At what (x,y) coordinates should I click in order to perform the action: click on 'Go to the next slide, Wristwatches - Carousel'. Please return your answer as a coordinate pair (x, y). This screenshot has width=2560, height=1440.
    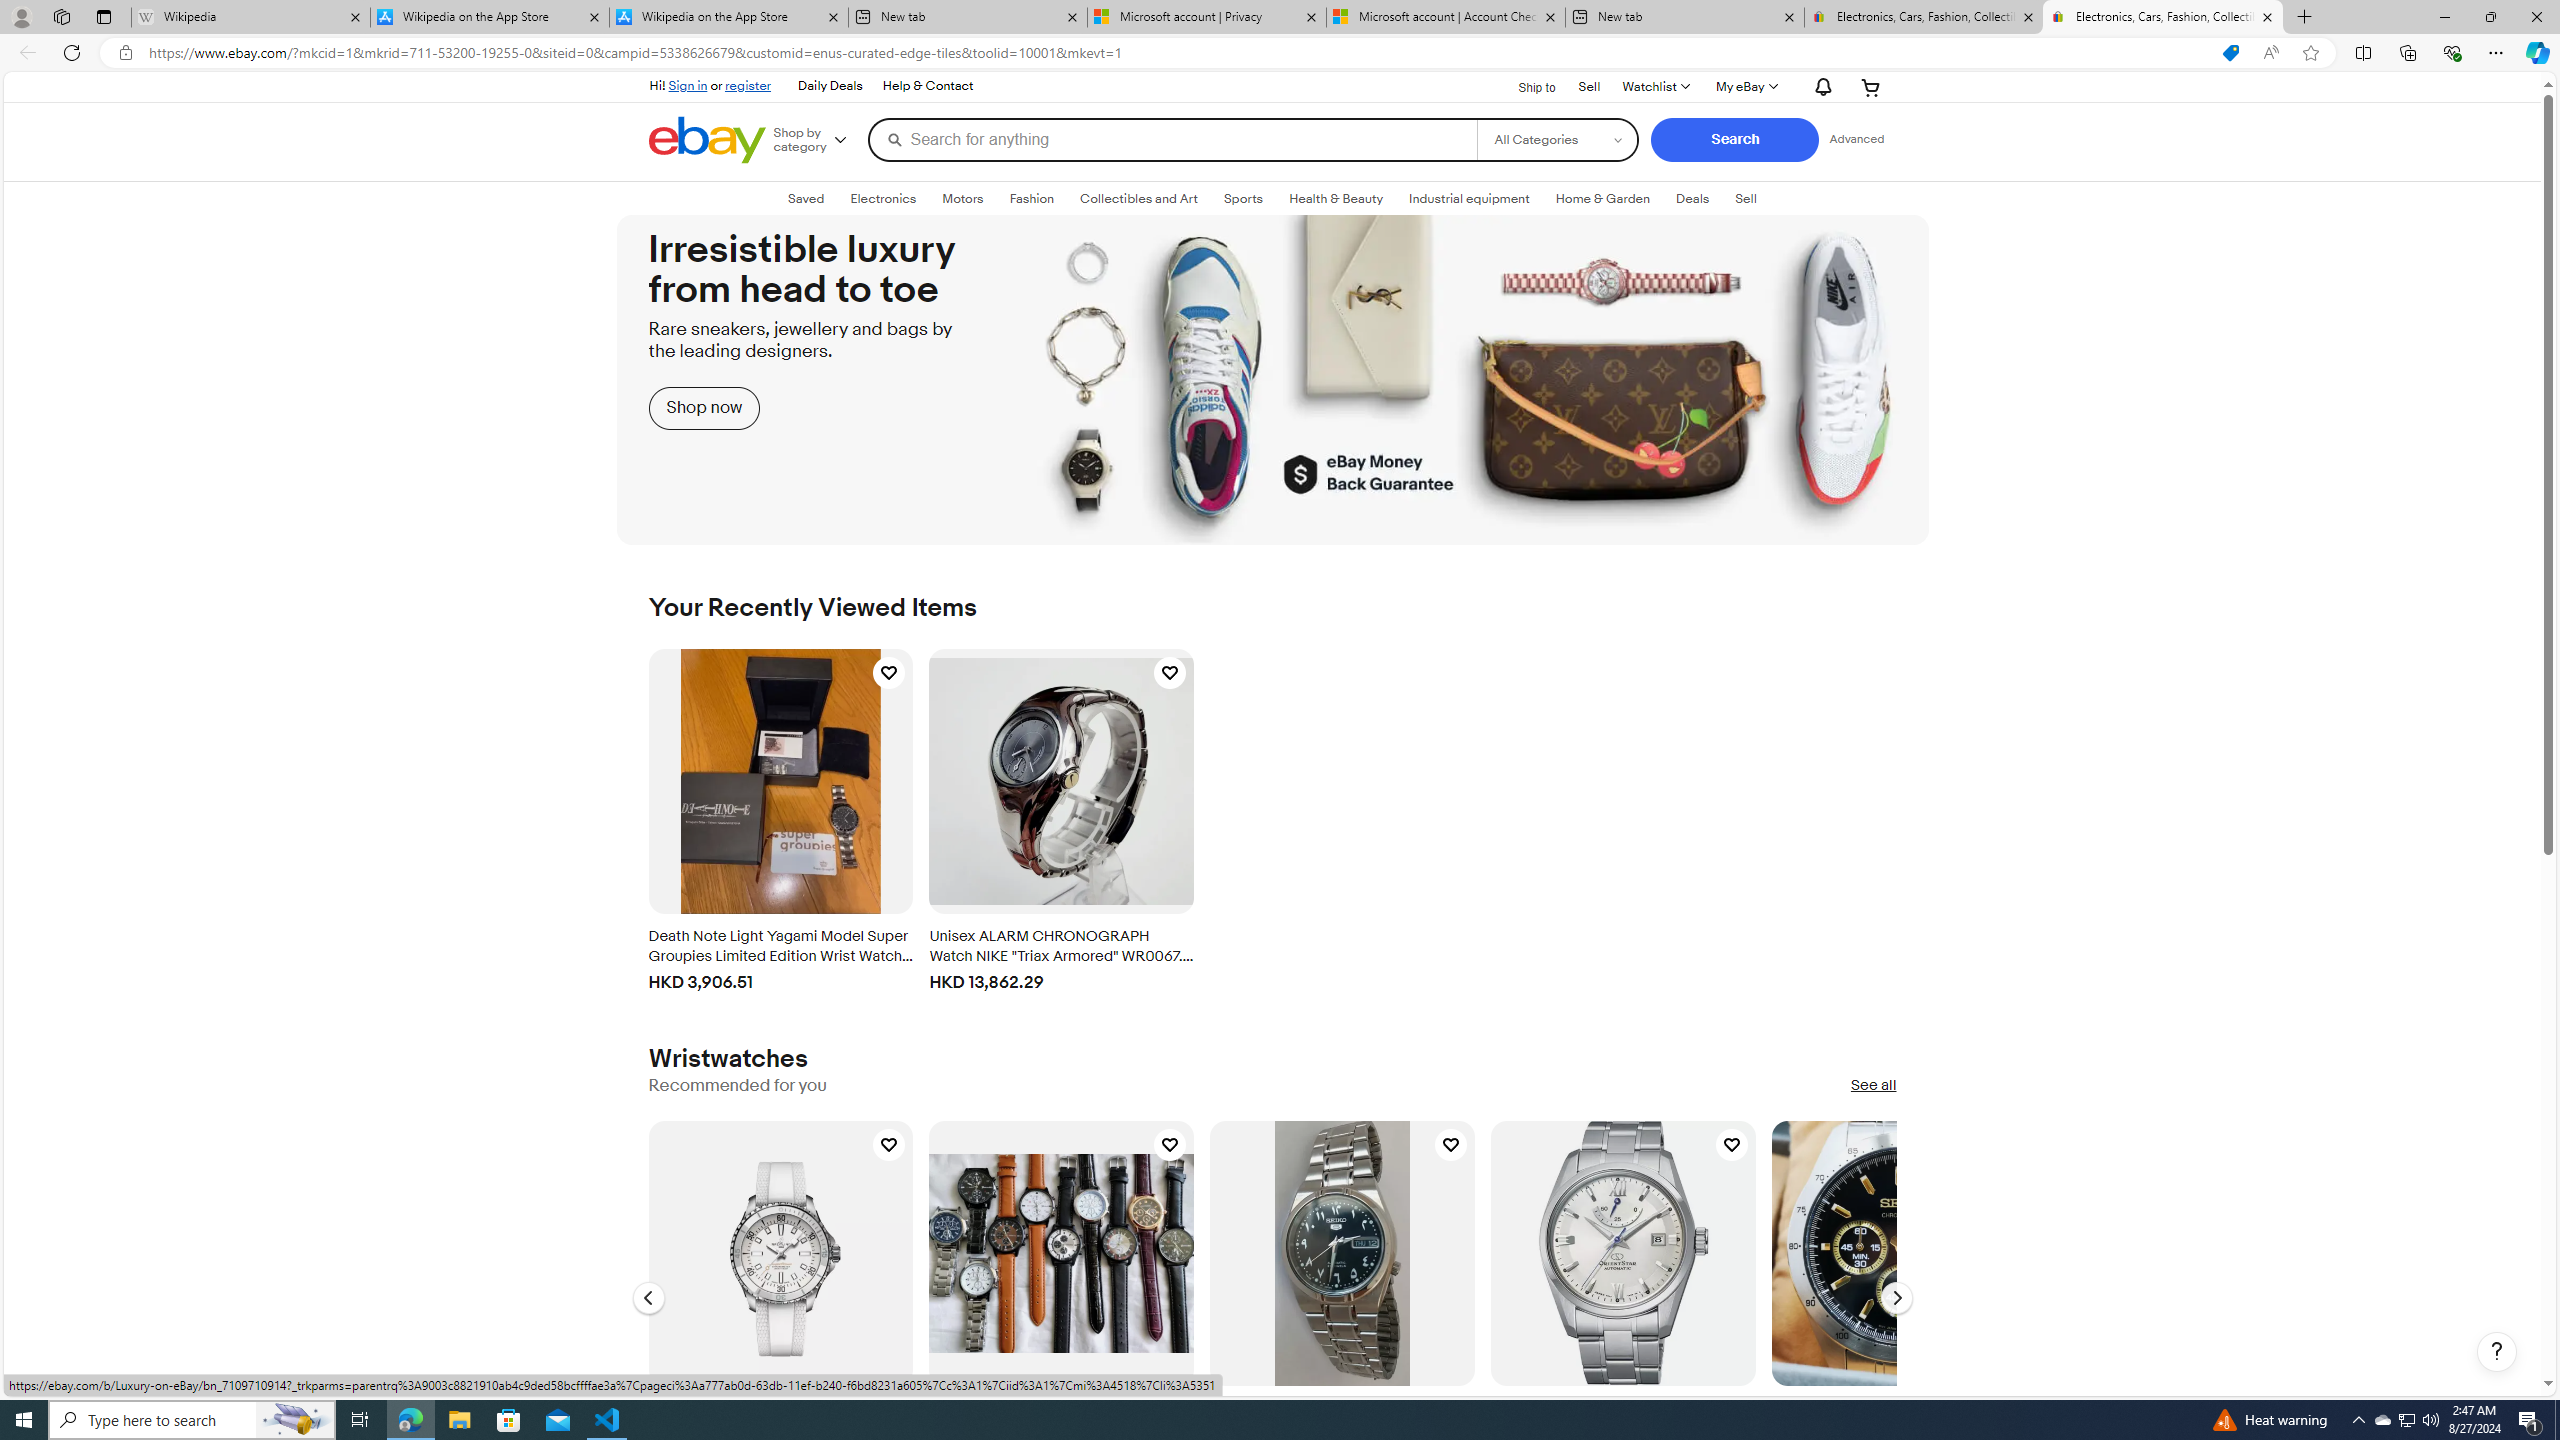
    Looking at the image, I should click on (1895, 1298).